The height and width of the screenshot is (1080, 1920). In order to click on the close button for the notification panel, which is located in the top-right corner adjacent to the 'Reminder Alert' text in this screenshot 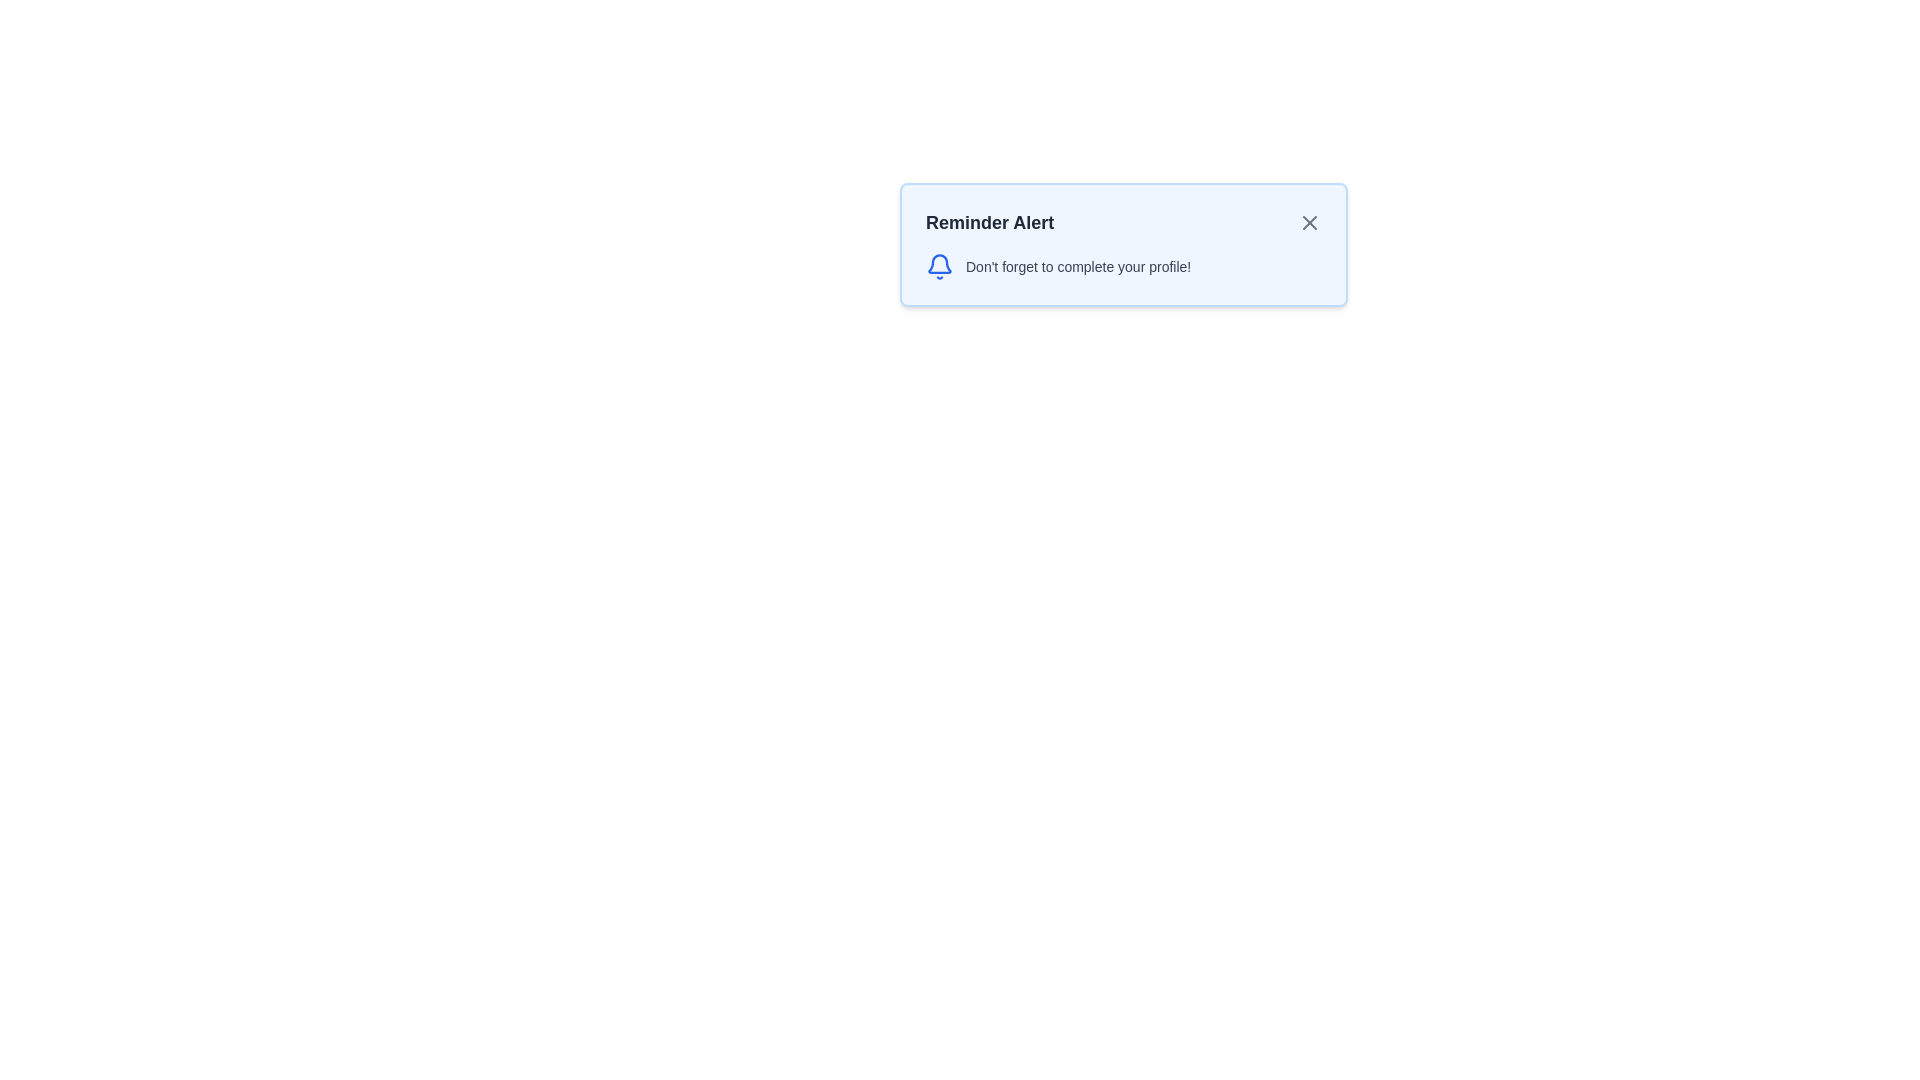, I will do `click(1310, 223)`.